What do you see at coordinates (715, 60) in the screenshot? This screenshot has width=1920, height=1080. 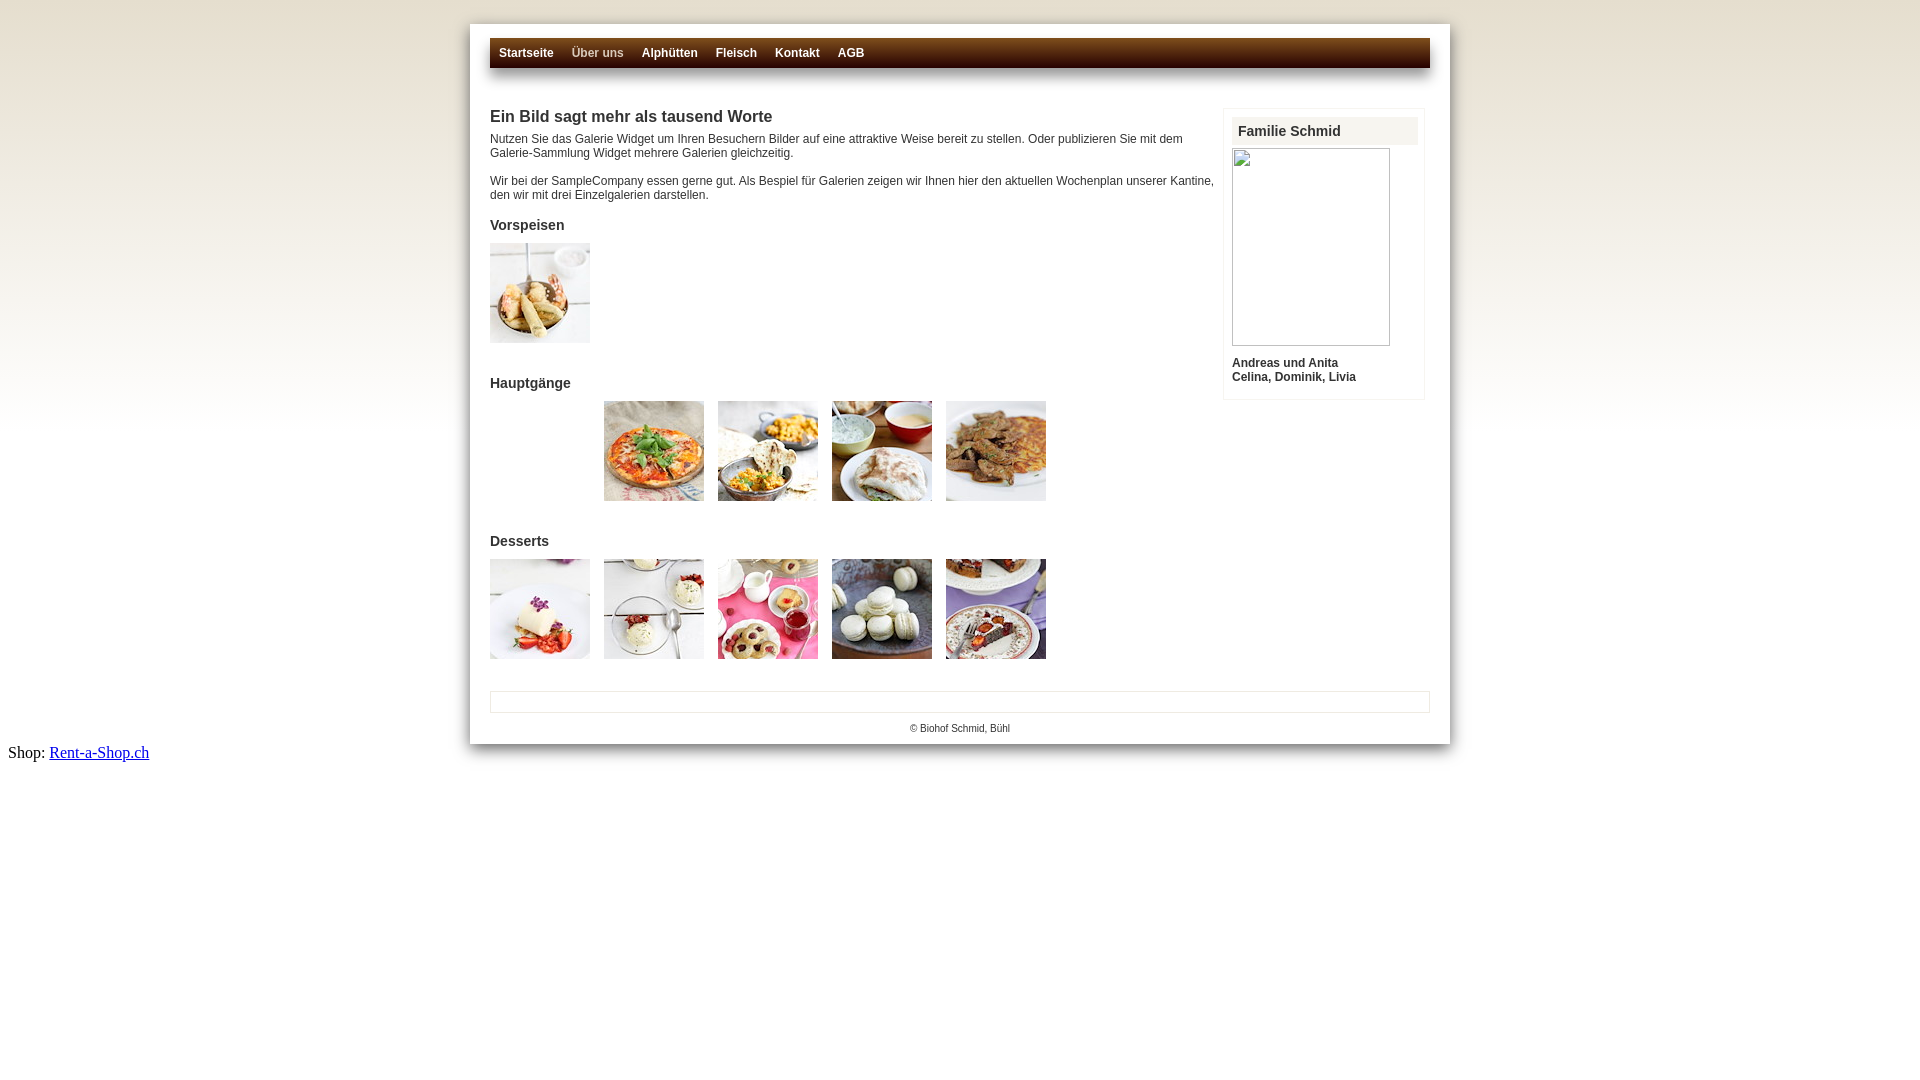 I see `'Fleisch'` at bounding box center [715, 60].